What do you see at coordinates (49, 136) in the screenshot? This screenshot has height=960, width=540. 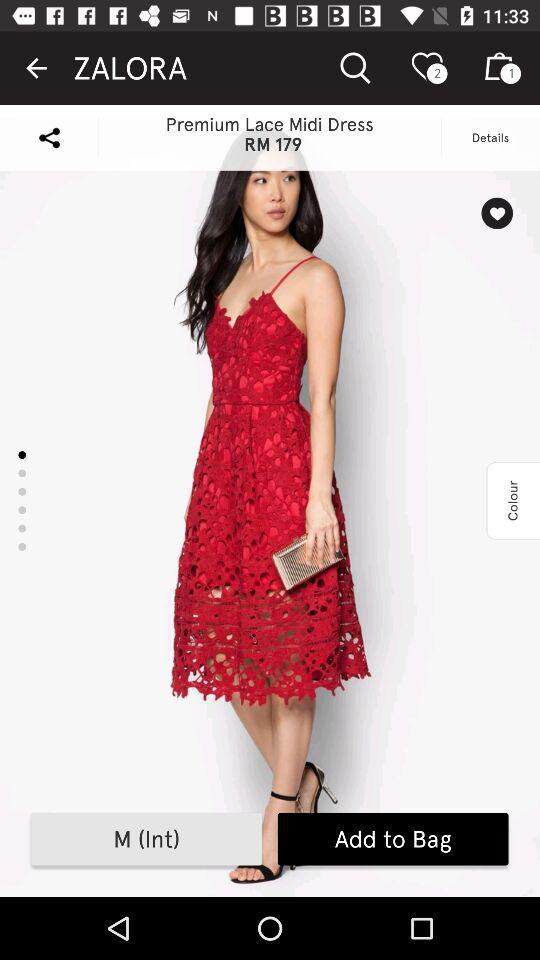 I see `share` at bounding box center [49, 136].